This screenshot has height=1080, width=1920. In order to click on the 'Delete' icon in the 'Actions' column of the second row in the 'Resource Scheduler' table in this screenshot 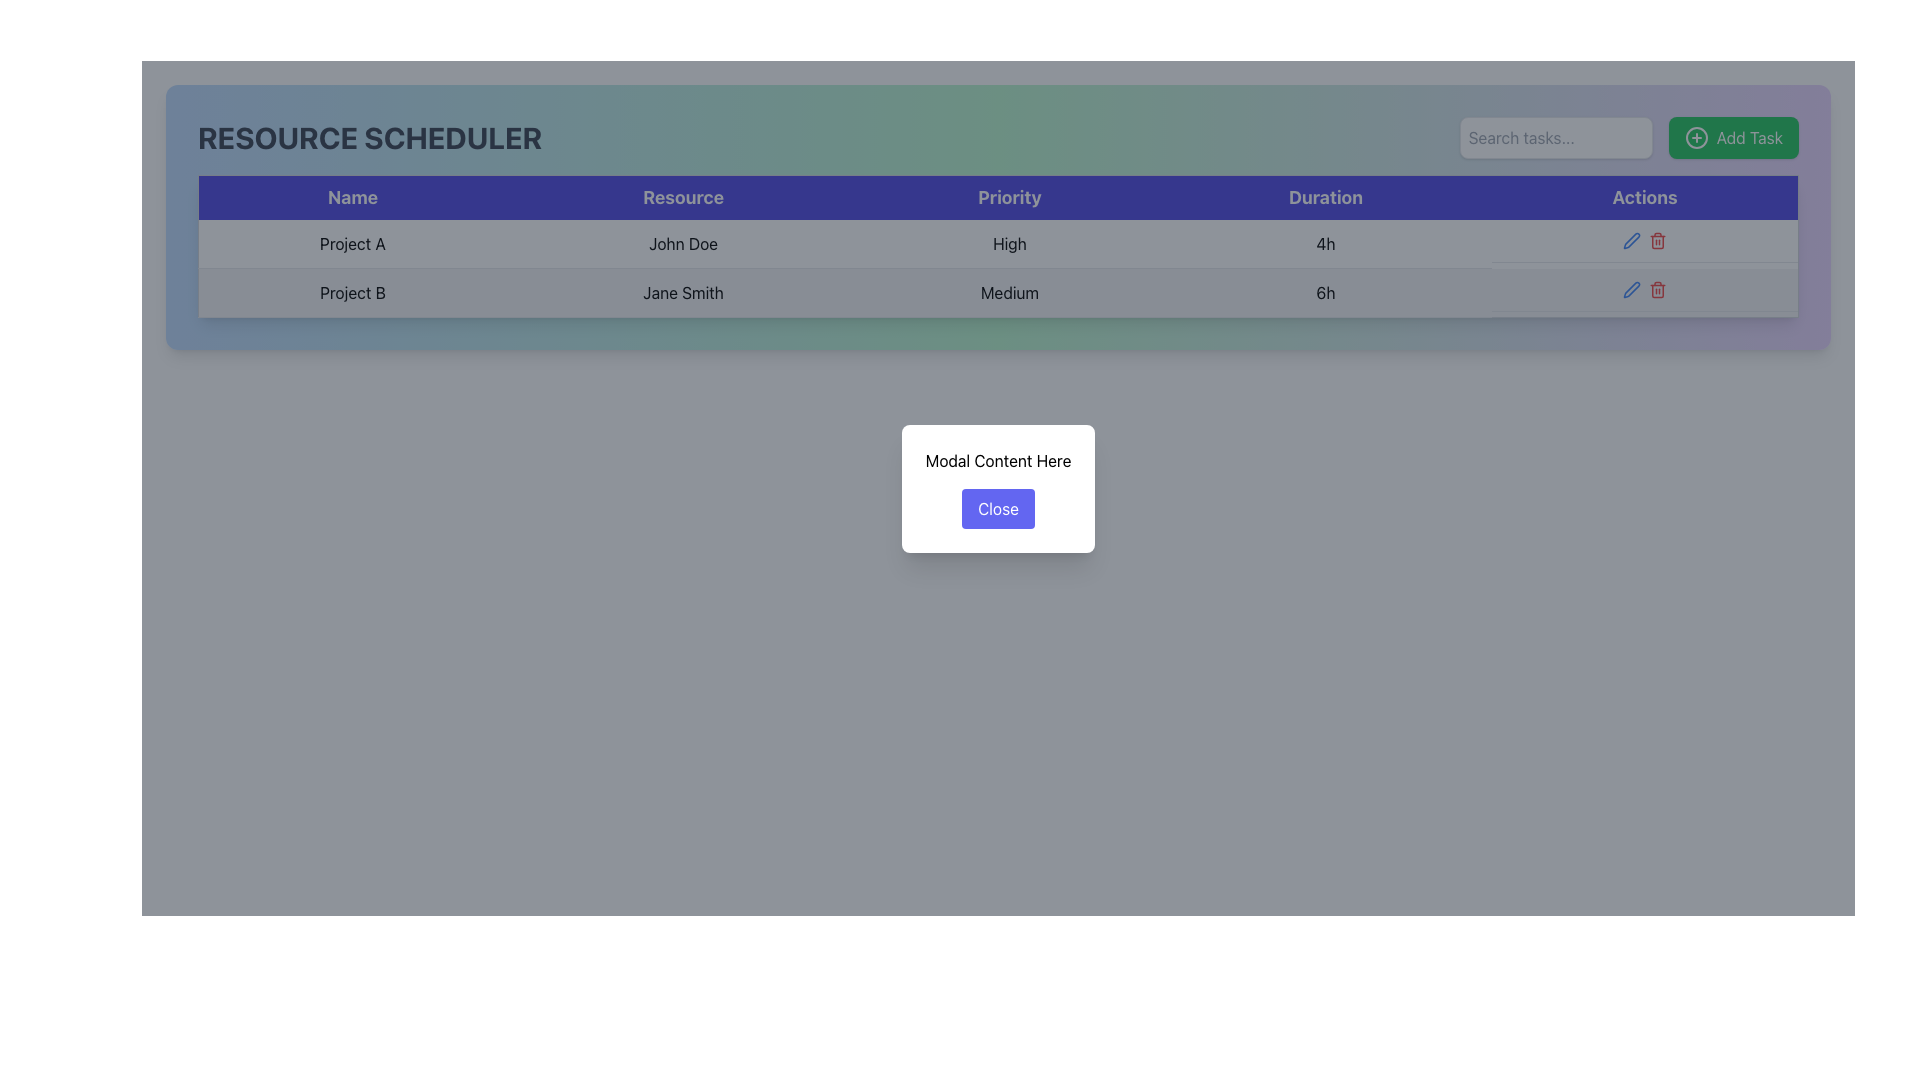, I will do `click(1658, 290)`.